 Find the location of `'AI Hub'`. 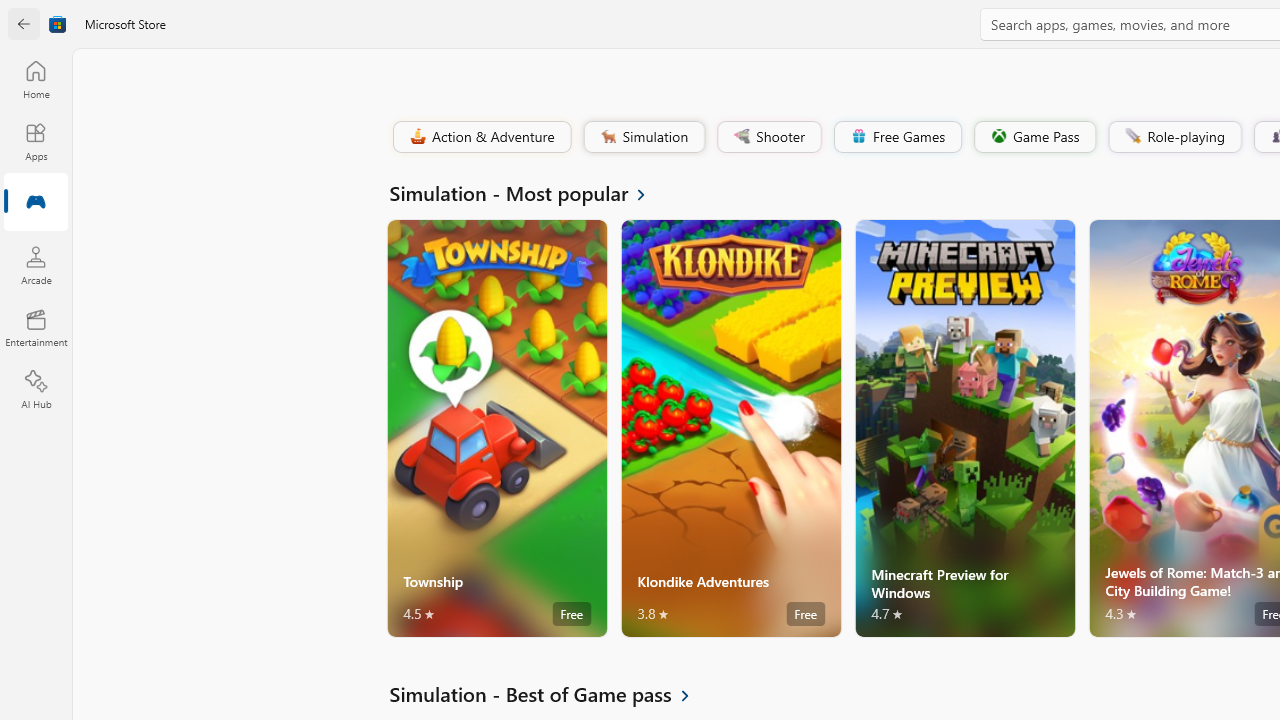

'AI Hub' is located at coordinates (35, 390).